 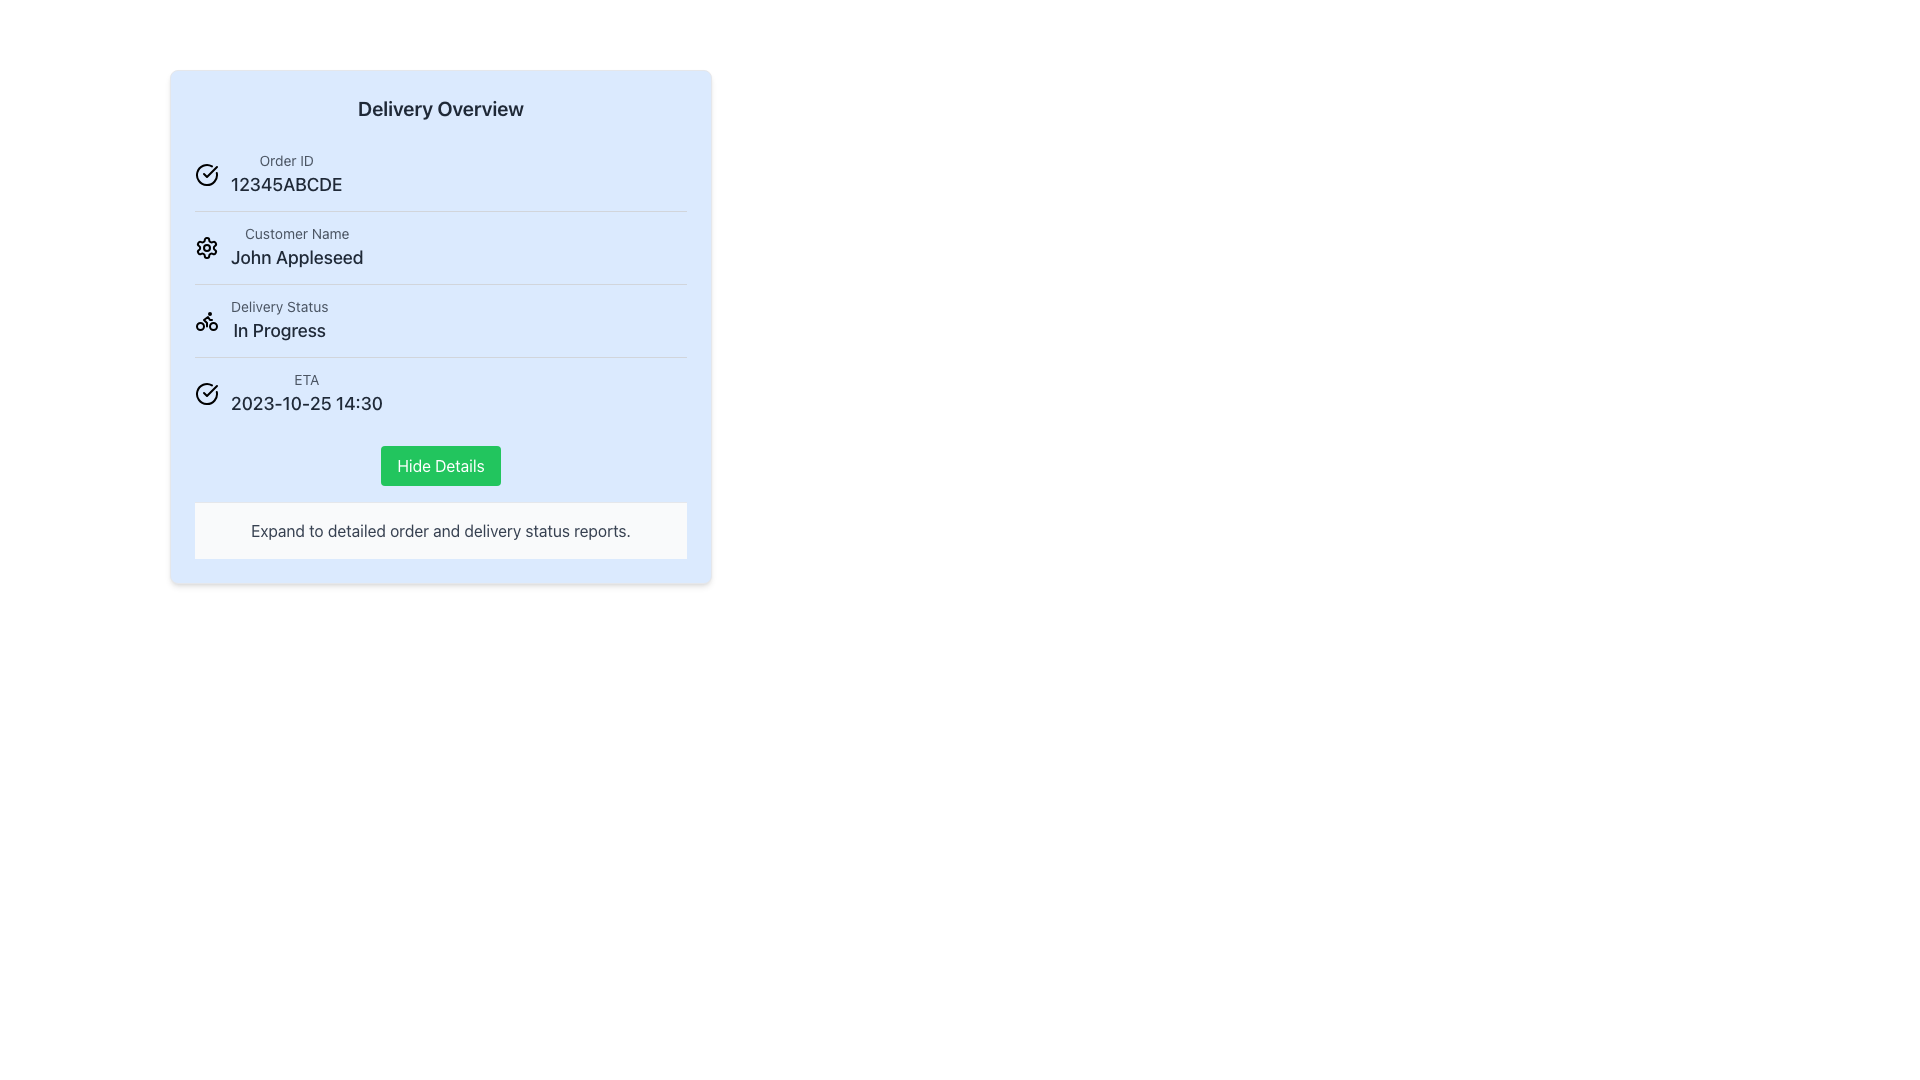 What do you see at coordinates (278, 330) in the screenshot?
I see `the delivery status text label indicating 'In Progress', located below the 'Delivery Status' text in the card interface` at bounding box center [278, 330].